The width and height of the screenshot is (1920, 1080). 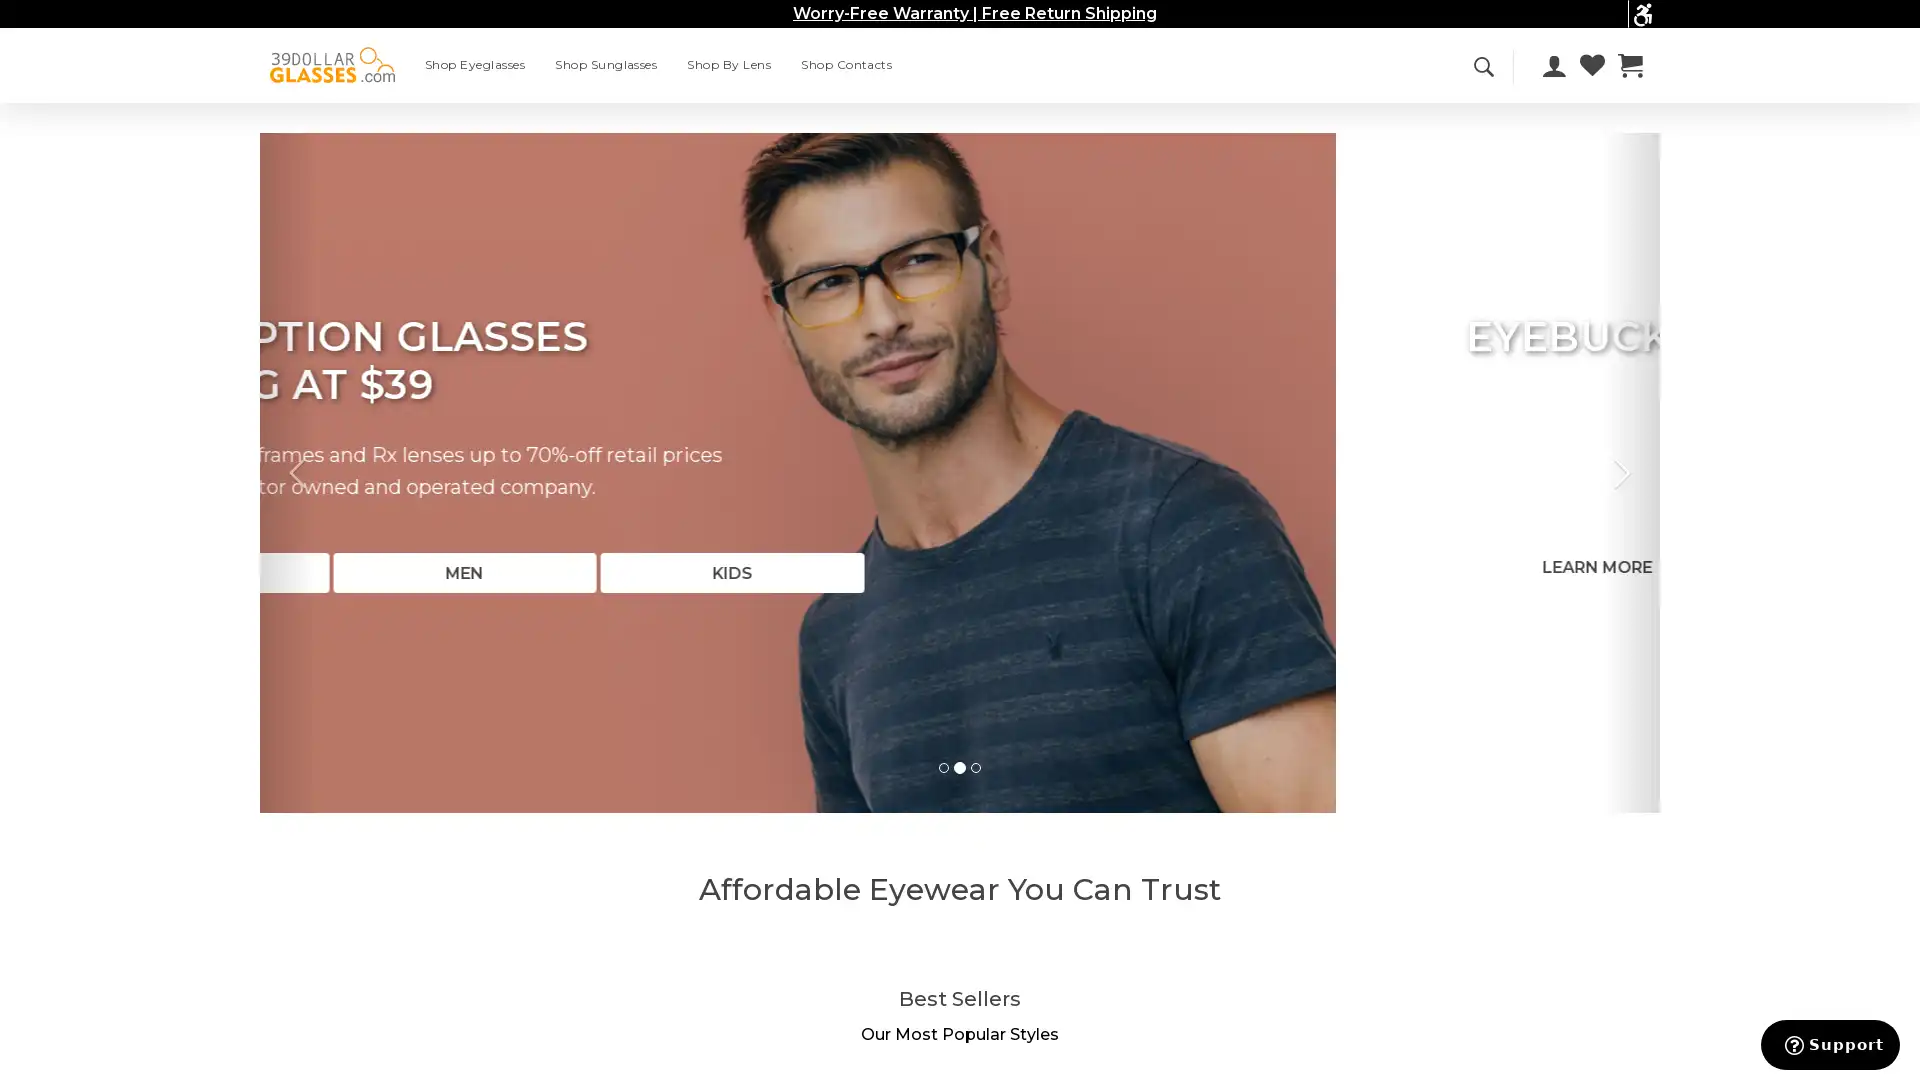 I want to click on Next, so click(x=1632, y=473).